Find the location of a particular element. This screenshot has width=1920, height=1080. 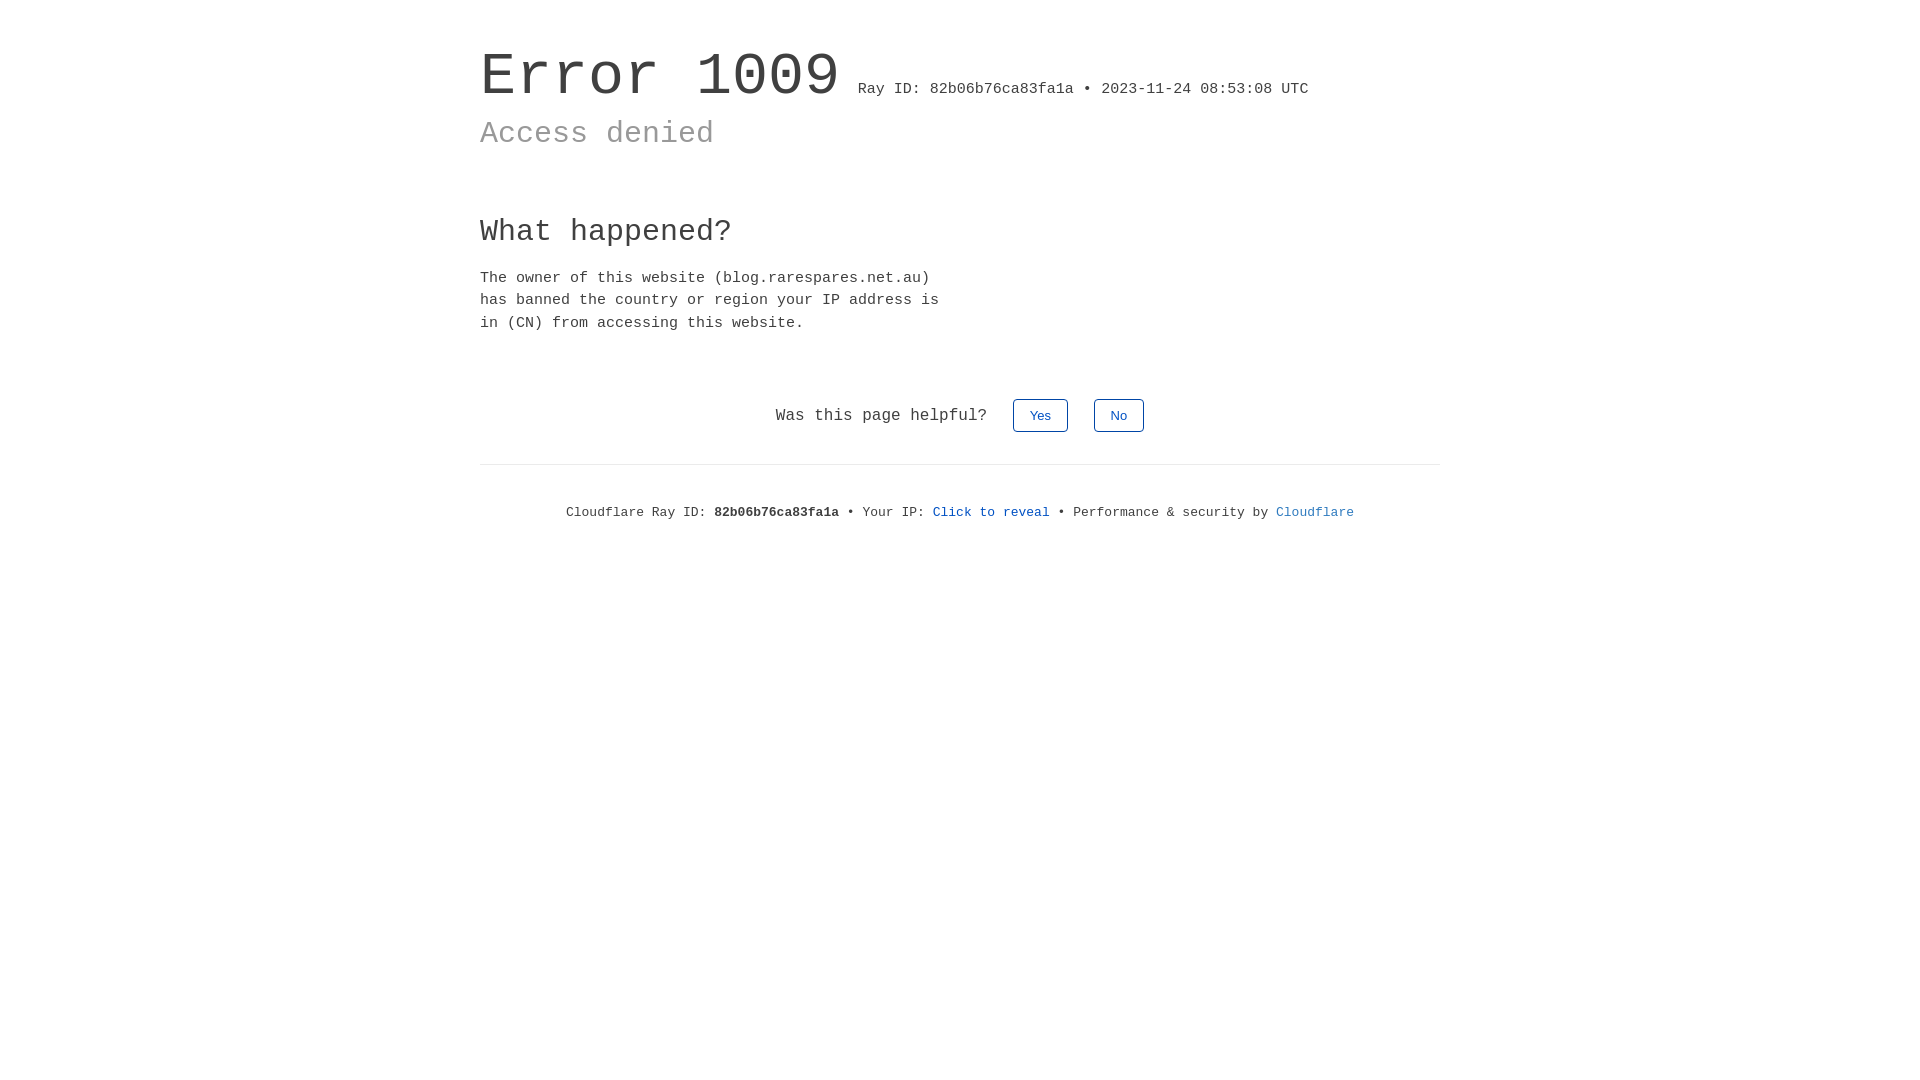

'No' is located at coordinates (1118, 414).